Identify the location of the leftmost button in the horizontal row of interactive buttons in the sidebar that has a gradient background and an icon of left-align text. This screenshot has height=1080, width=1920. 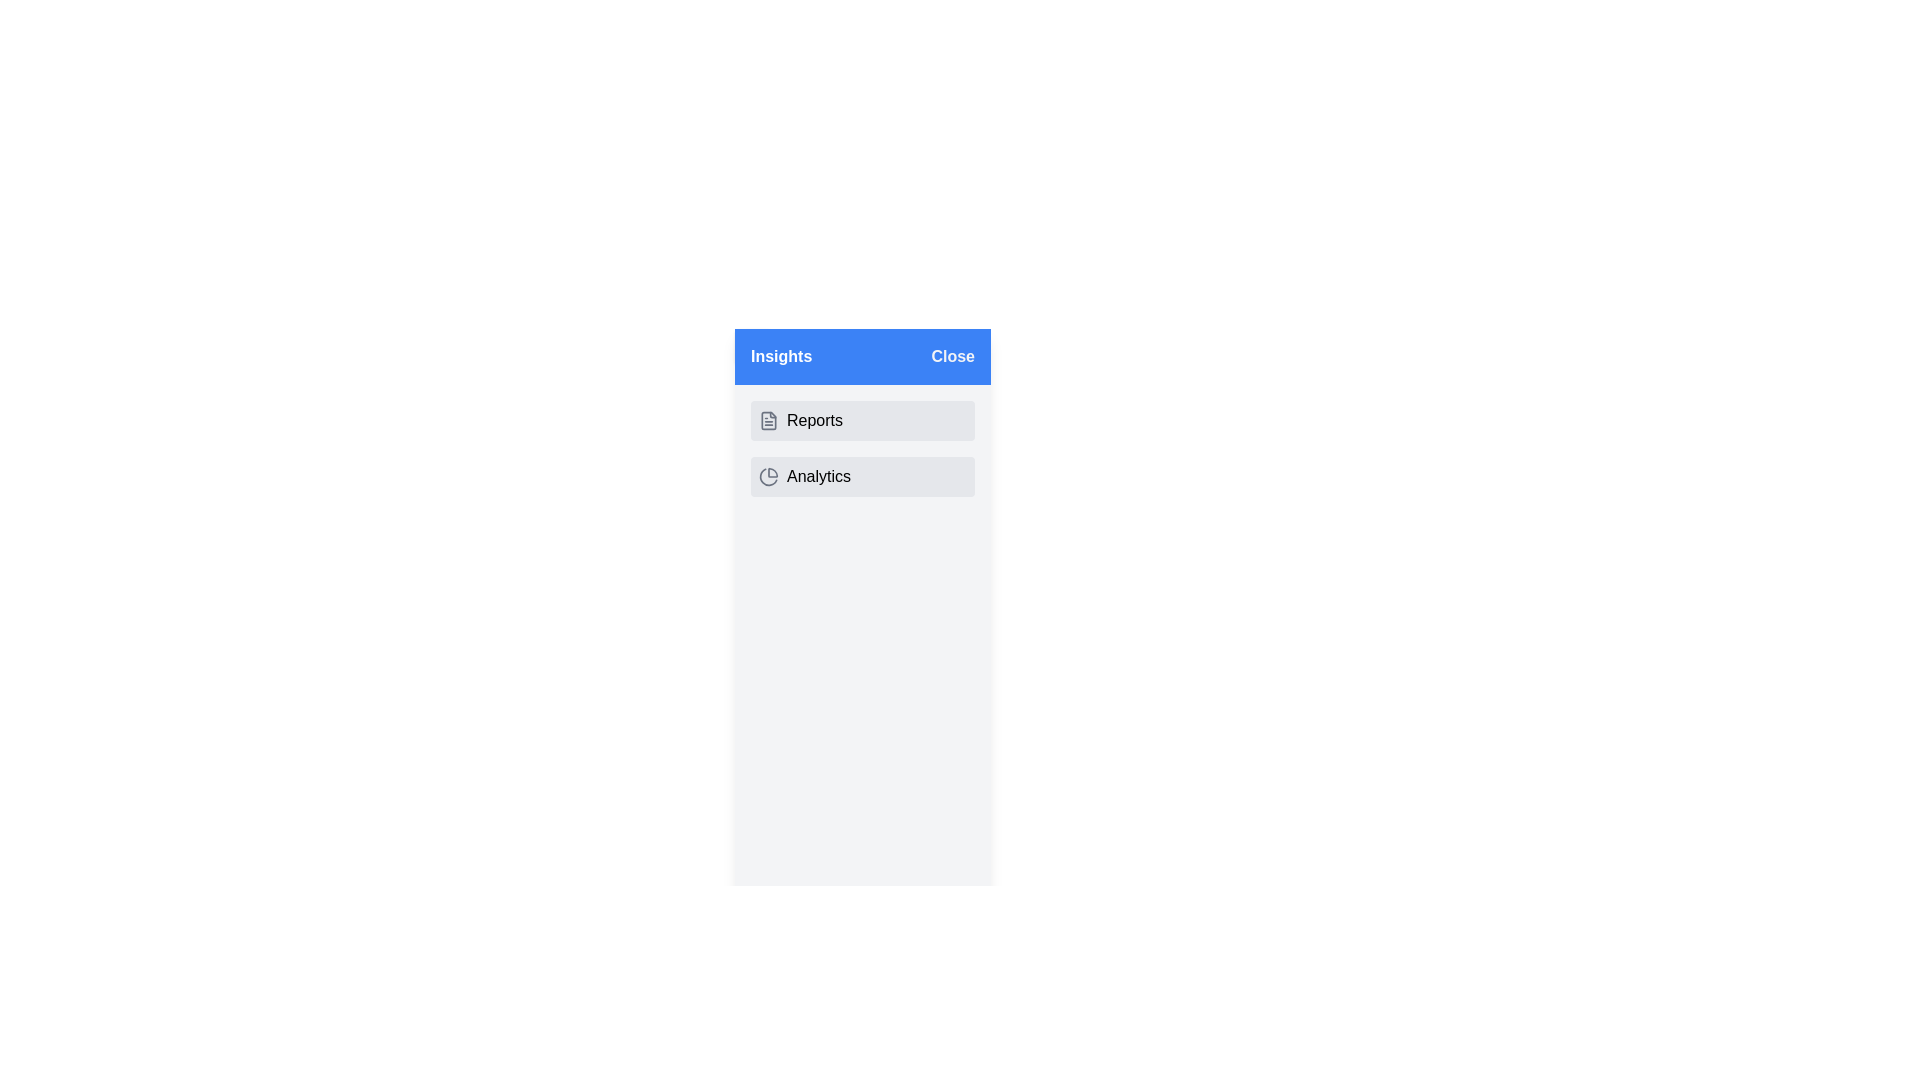
(752, 346).